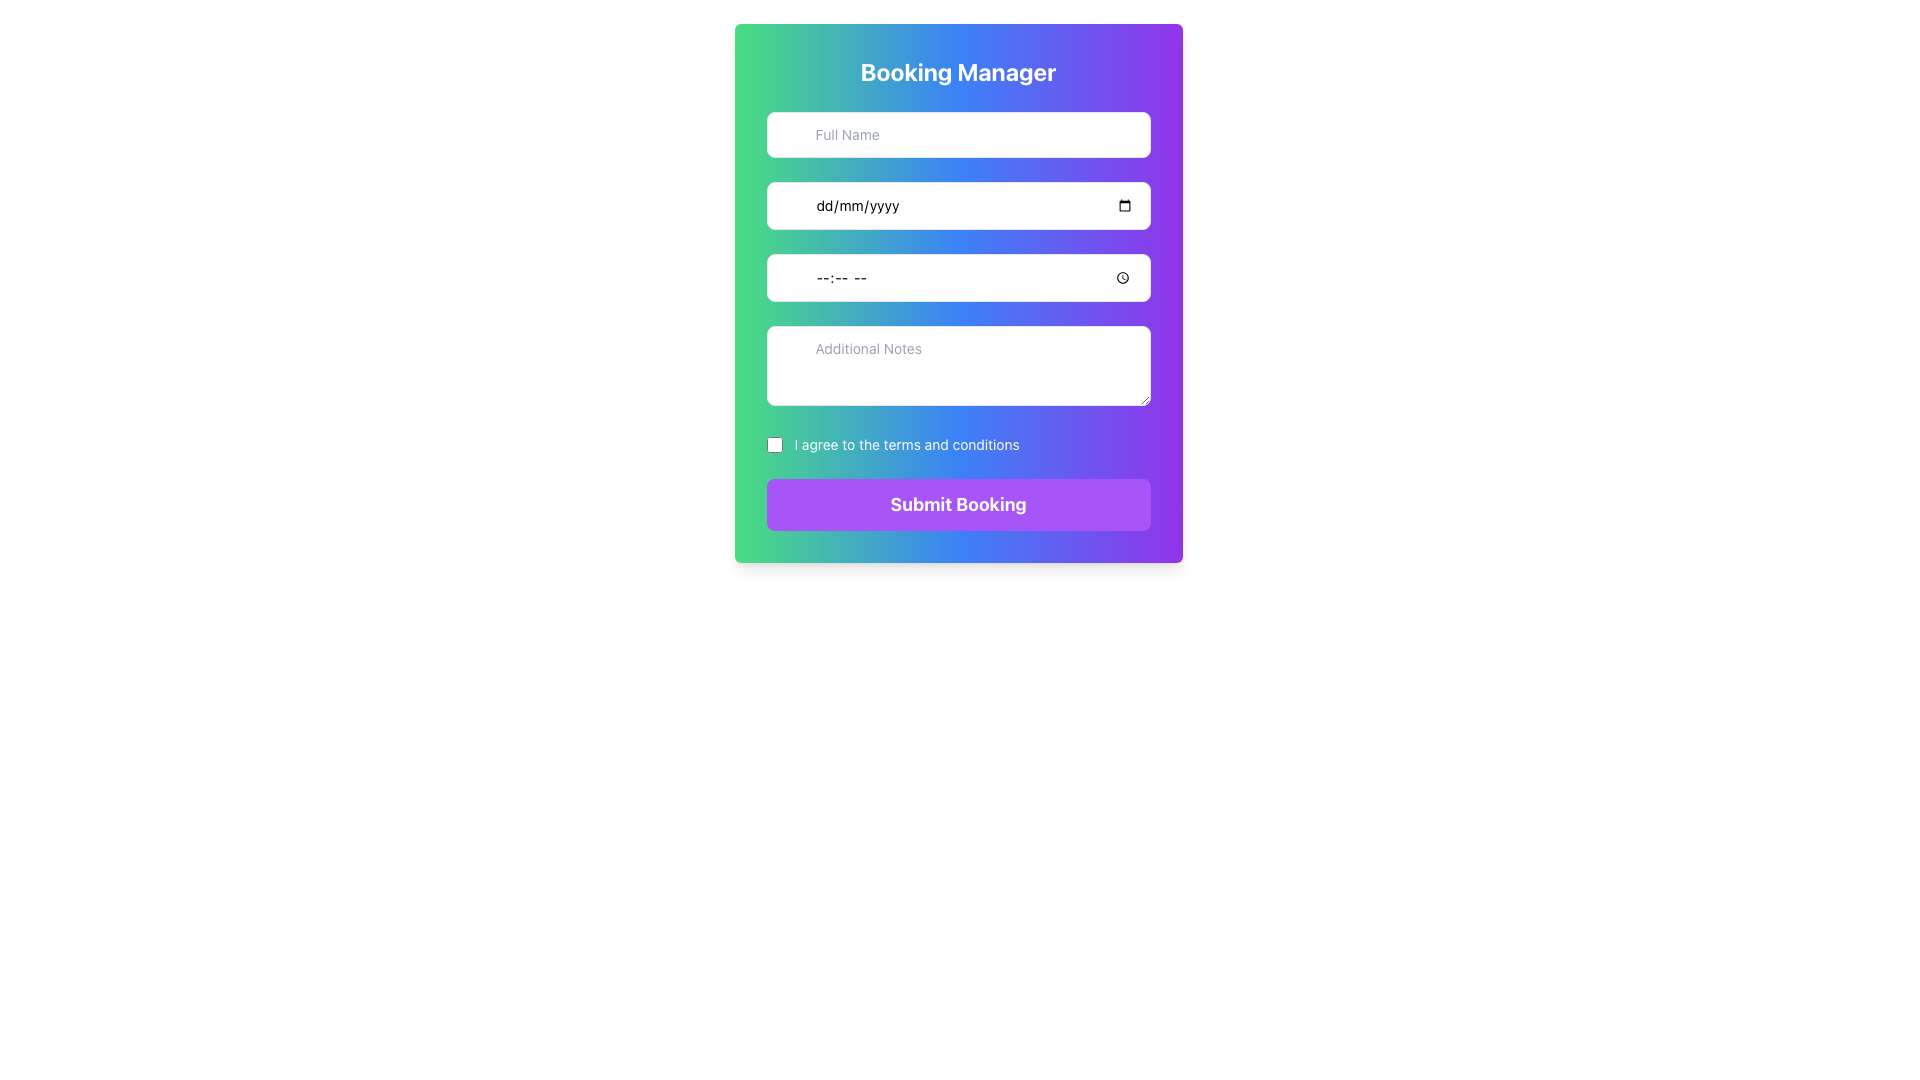  What do you see at coordinates (957, 205) in the screenshot?
I see `the Date Input Field, which is a rectangular input field with rounded corners, intended for selecting or entering a date, located below the 'Full Name' input box and above the time input field` at bounding box center [957, 205].